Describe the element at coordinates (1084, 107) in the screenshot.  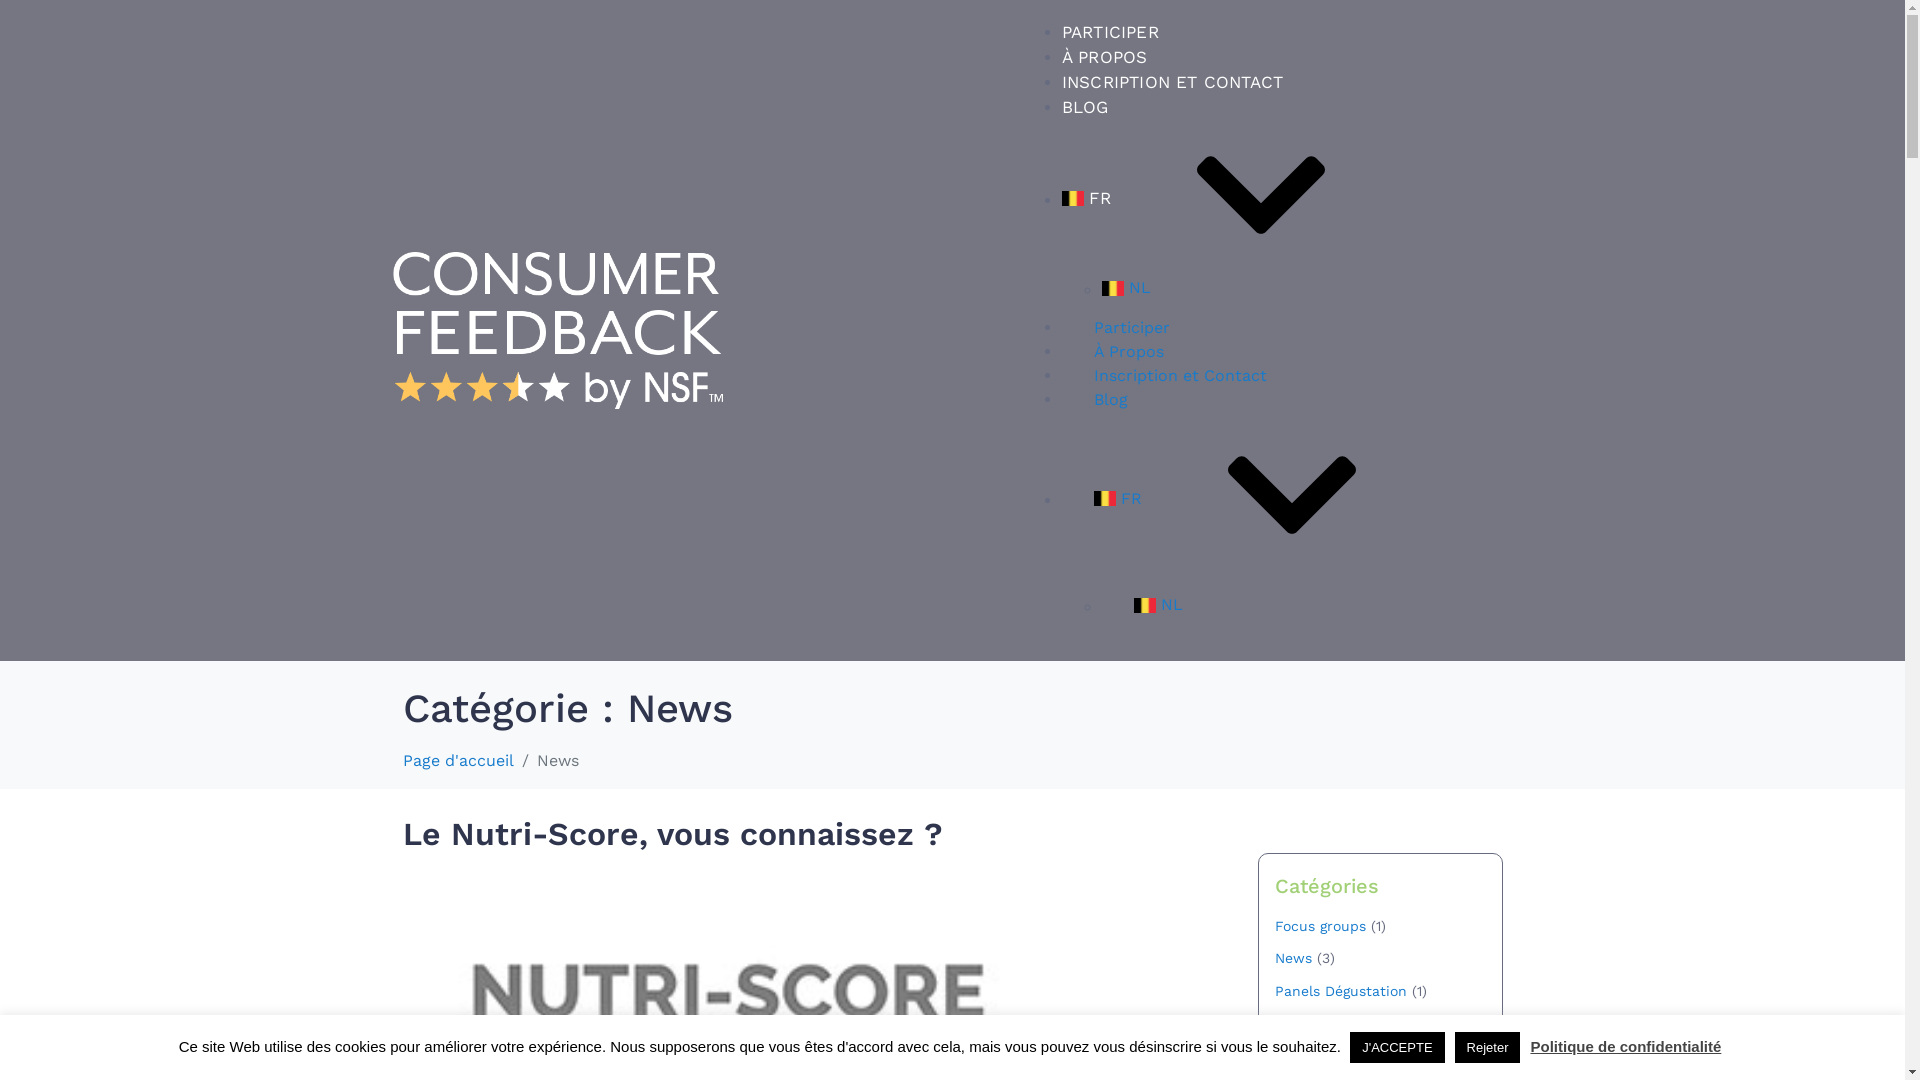
I see `'BLOG'` at that location.